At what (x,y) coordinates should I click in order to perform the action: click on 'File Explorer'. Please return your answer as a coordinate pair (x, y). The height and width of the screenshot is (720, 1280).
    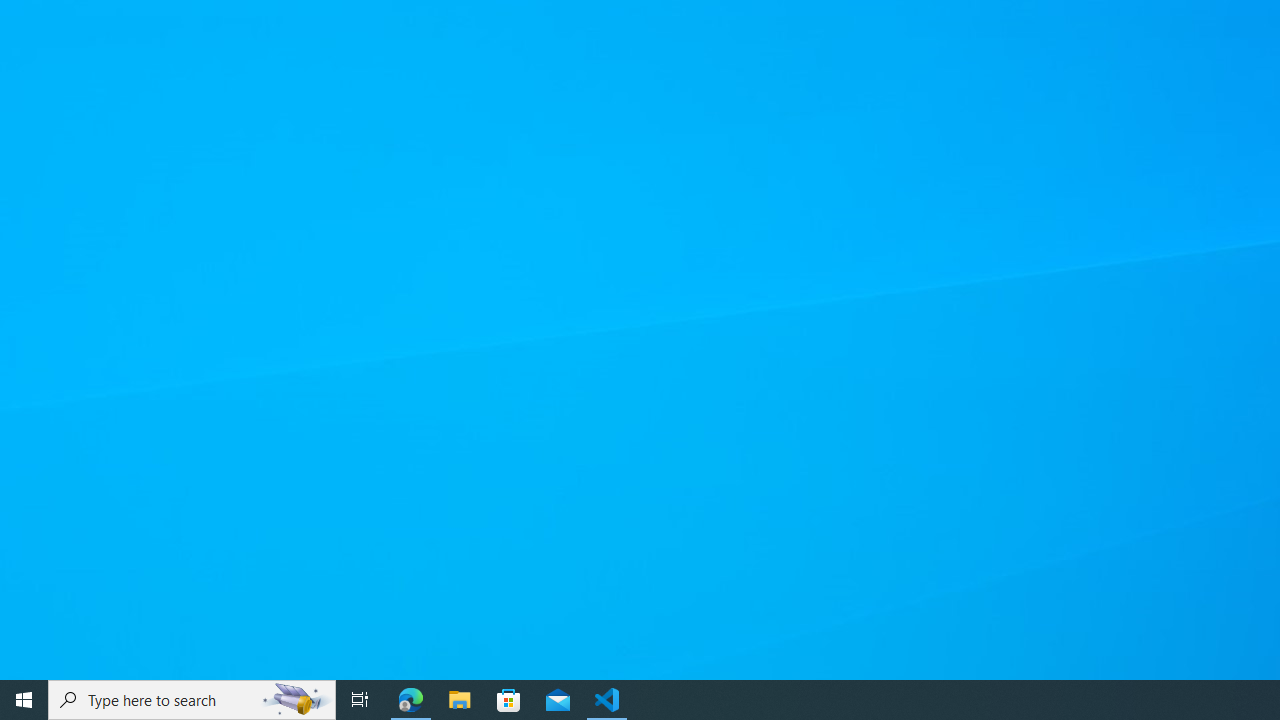
    Looking at the image, I should click on (459, 698).